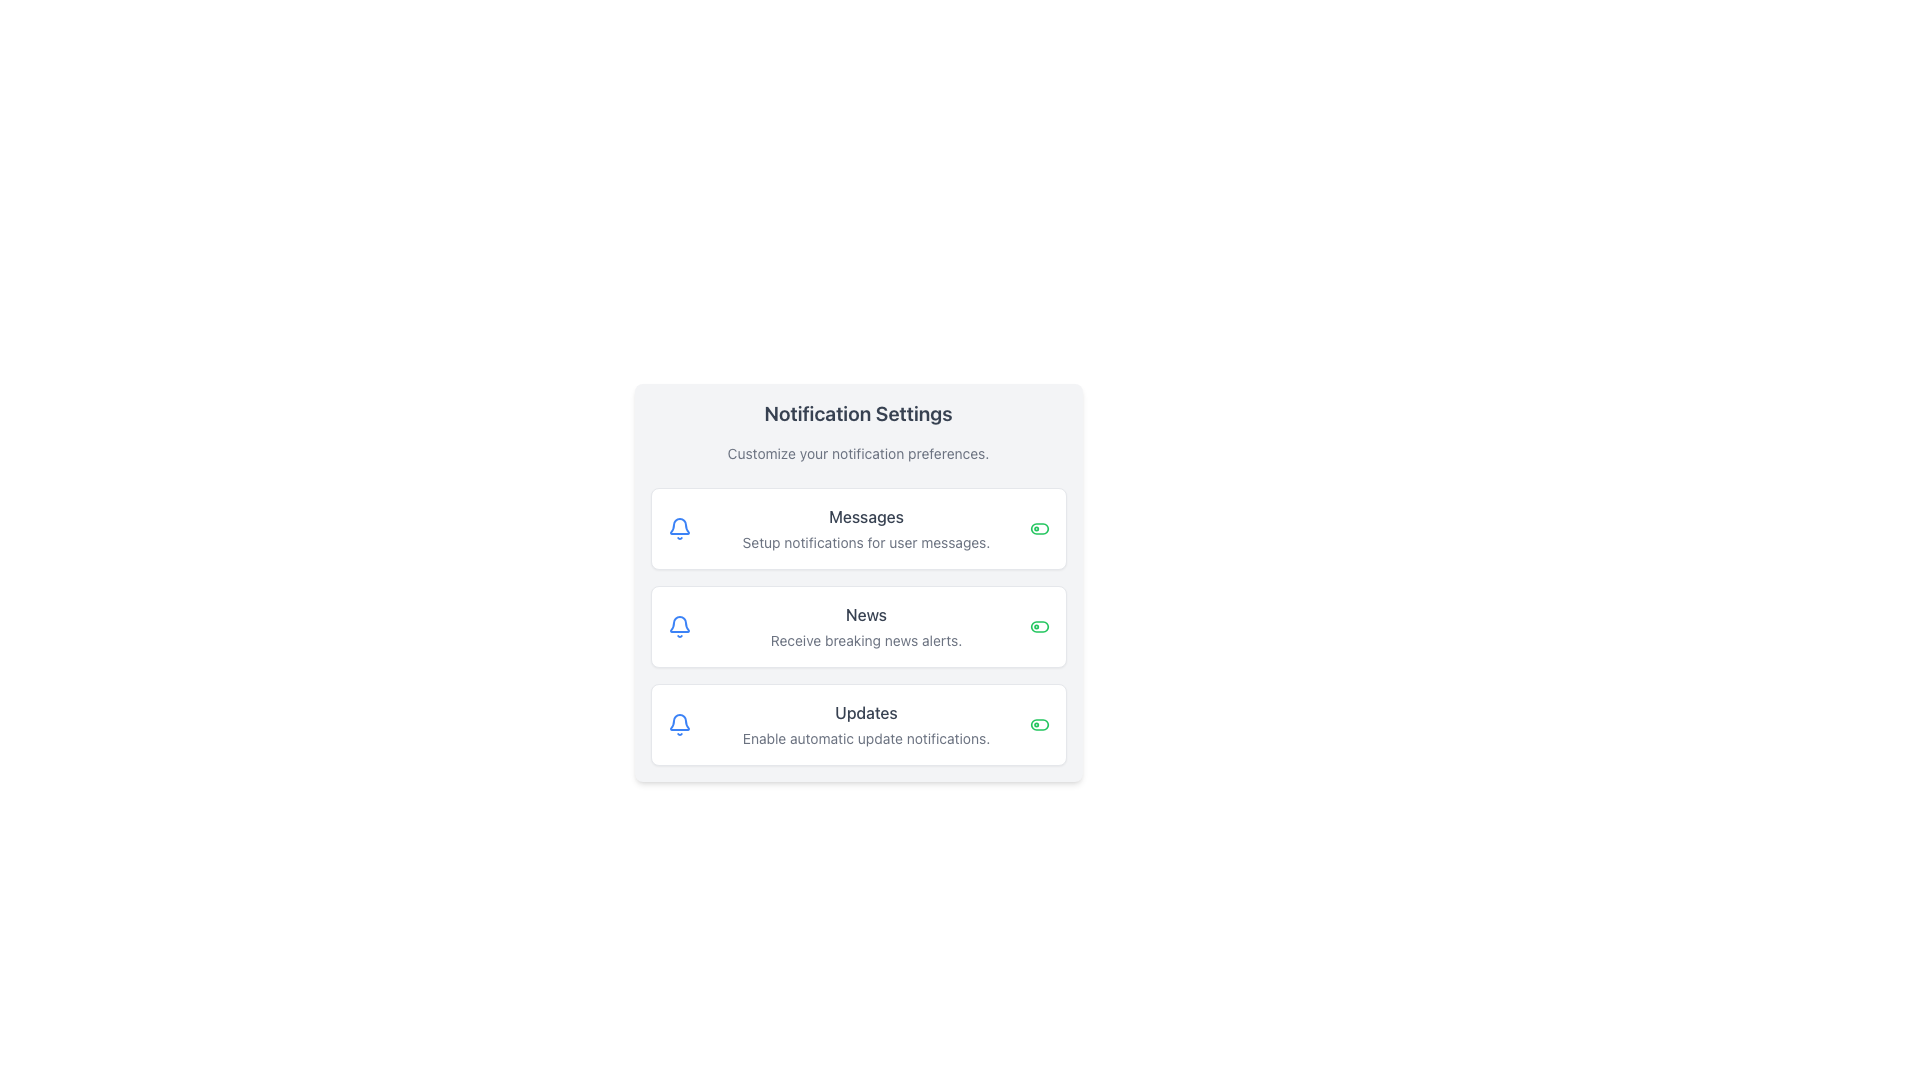 This screenshot has width=1920, height=1080. What do you see at coordinates (866, 515) in the screenshot?
I see `the bold 'Messages' text label in the Notification Settings section, located at the top of the first card` at bounding box center [866, 515].